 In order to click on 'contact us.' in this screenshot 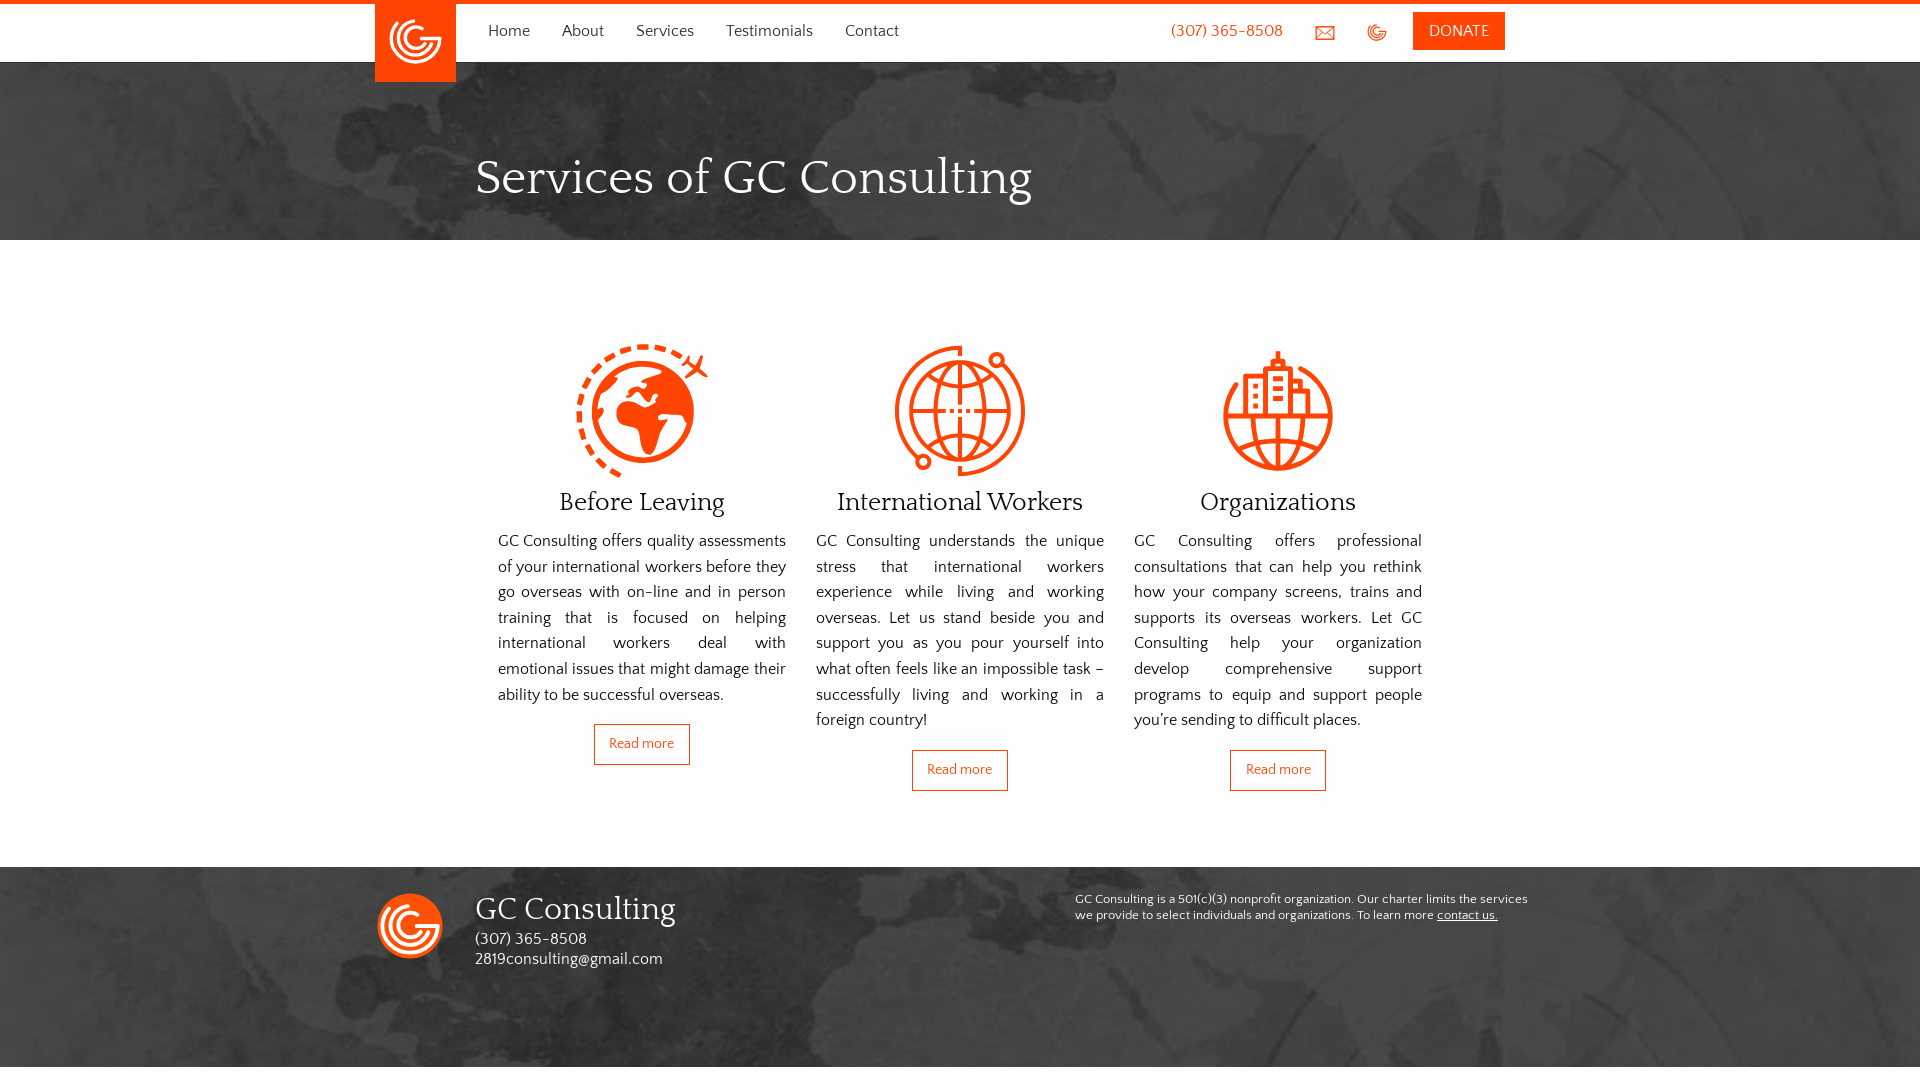, I will do `click(1467, 914)`.